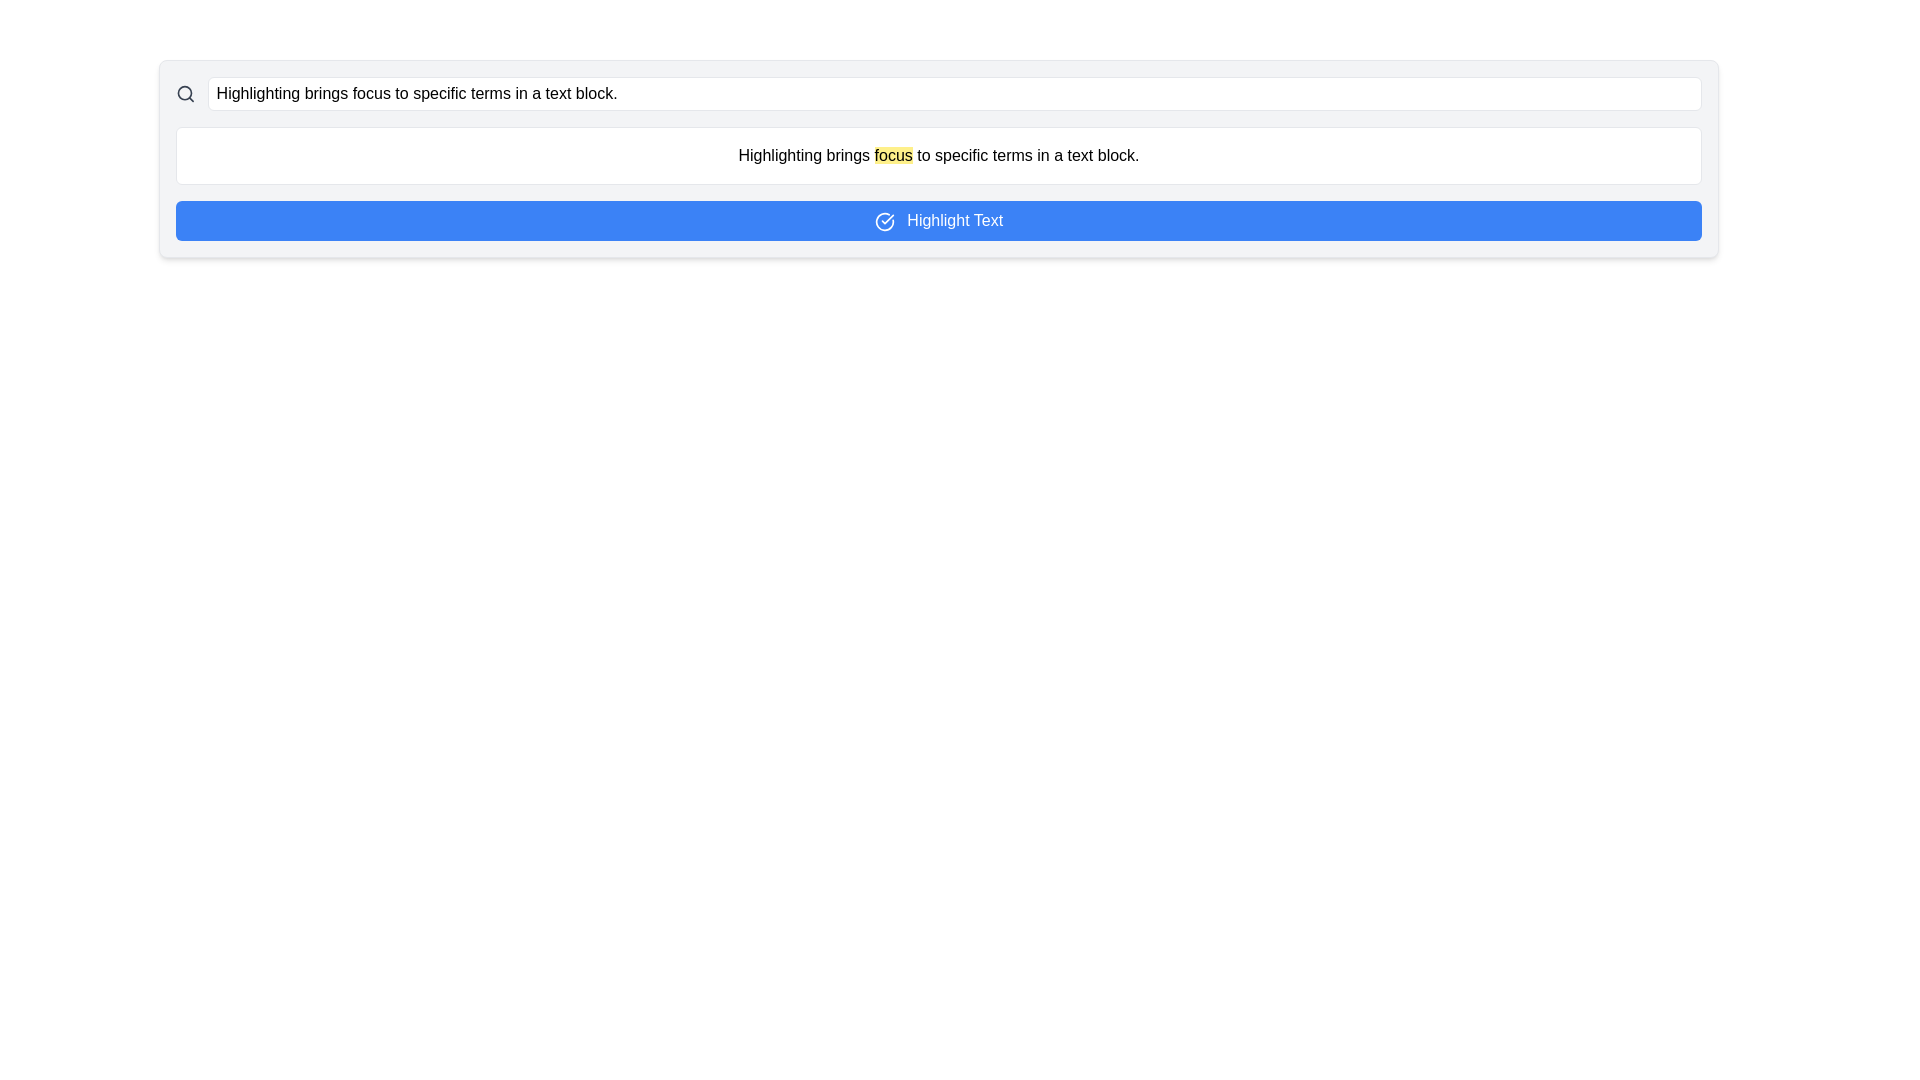 The image size is (1920, 1080). What do you see at coordinates (938, 154) in the screenshot?
I see `the highlighted term 'focus' in the Informational Text Block with a white background and a yellow highlight` at bounding box center [938, 154].